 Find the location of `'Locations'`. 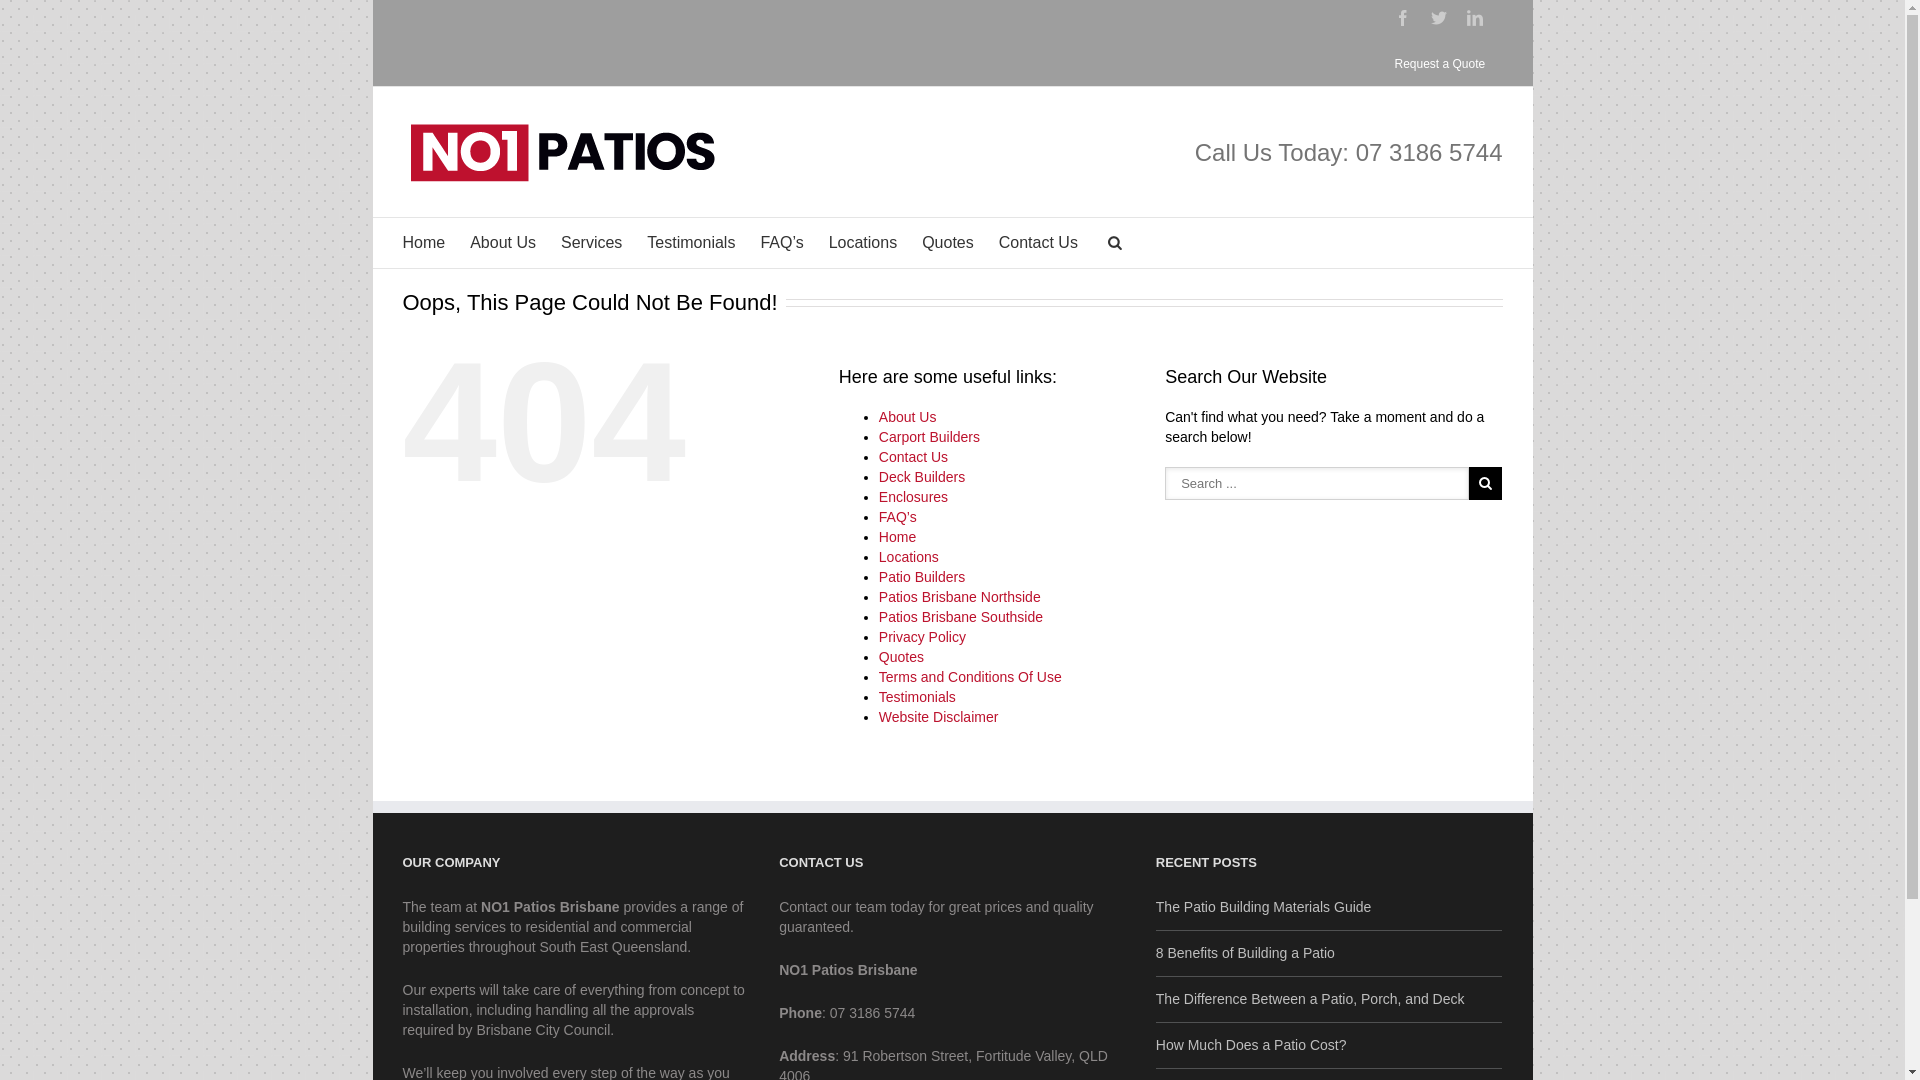

'Locations' is located at coordinates (863, 242).